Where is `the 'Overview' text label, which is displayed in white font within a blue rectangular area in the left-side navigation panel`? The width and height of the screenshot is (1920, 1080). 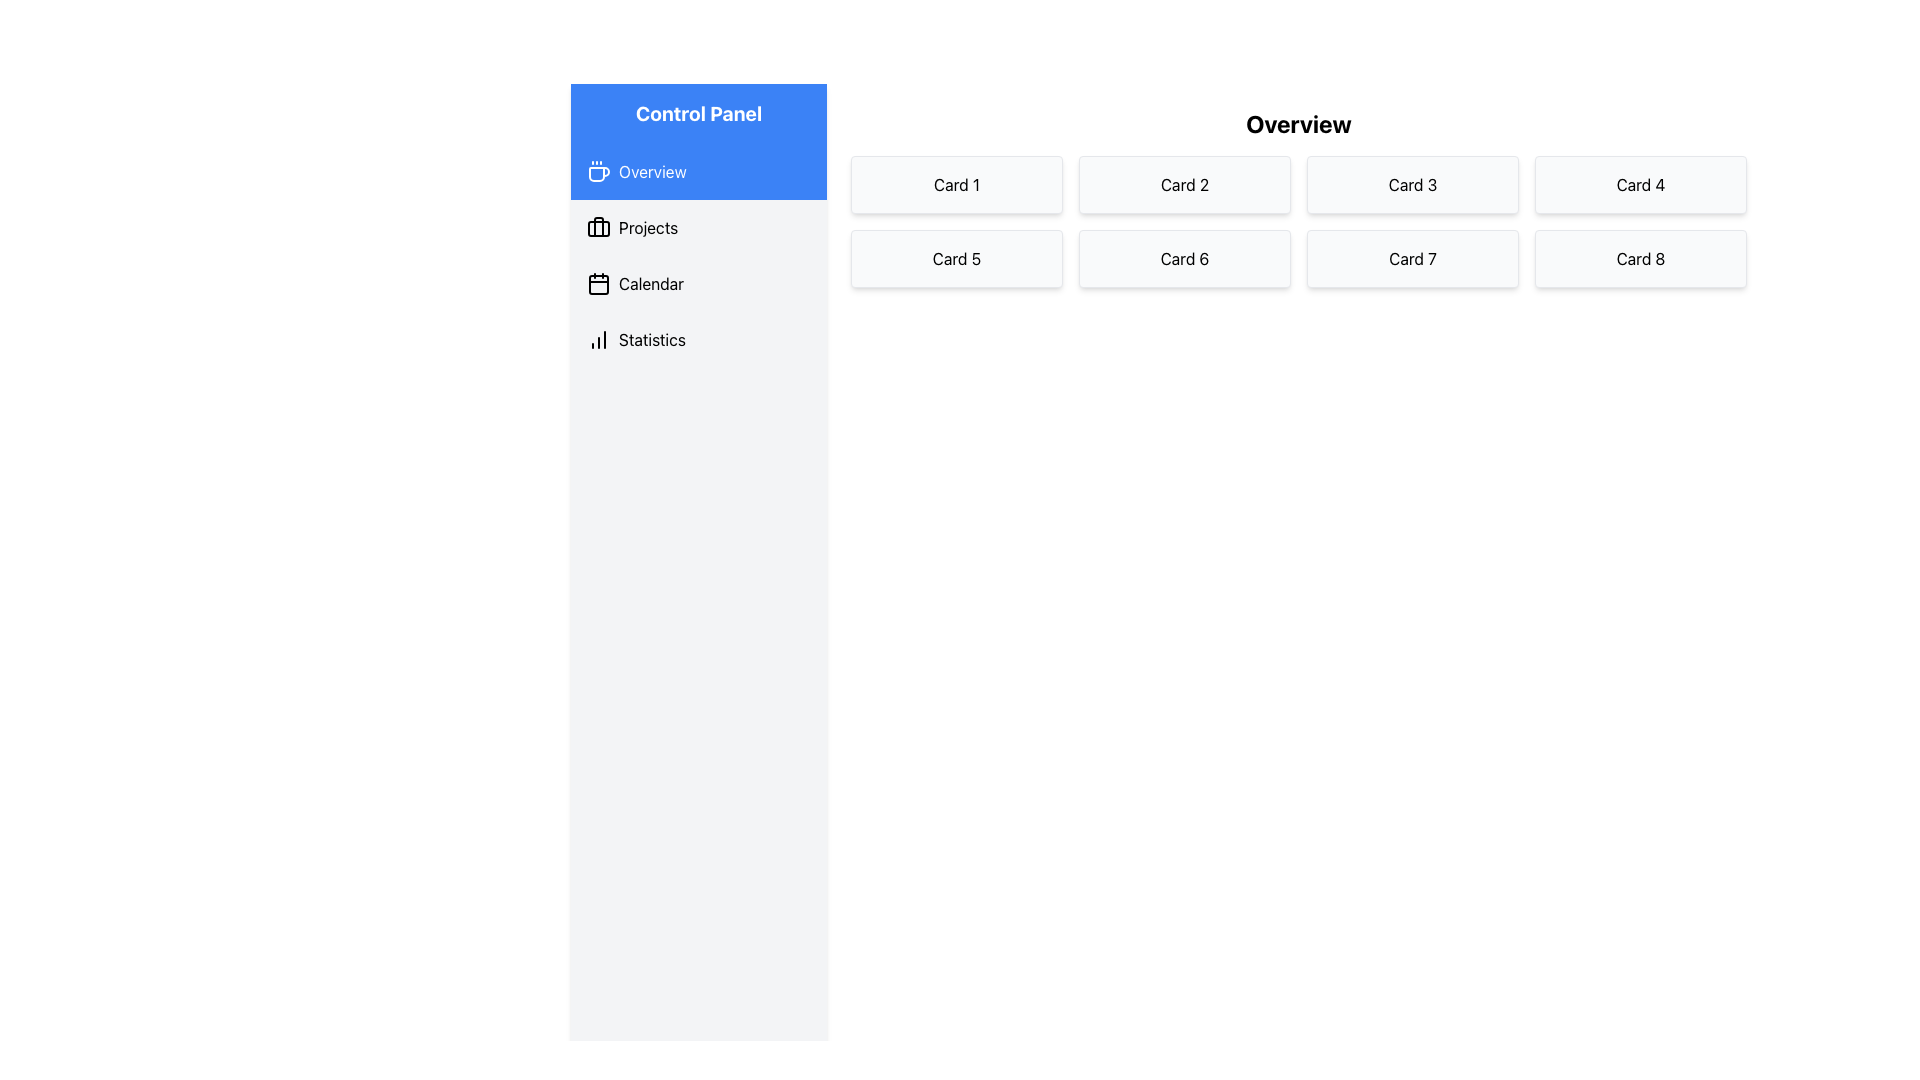
the 'Overview' text label, which is displayed in white font within a blue rectangular area in the left-side navigation panel is located at coordinates (652, 171).